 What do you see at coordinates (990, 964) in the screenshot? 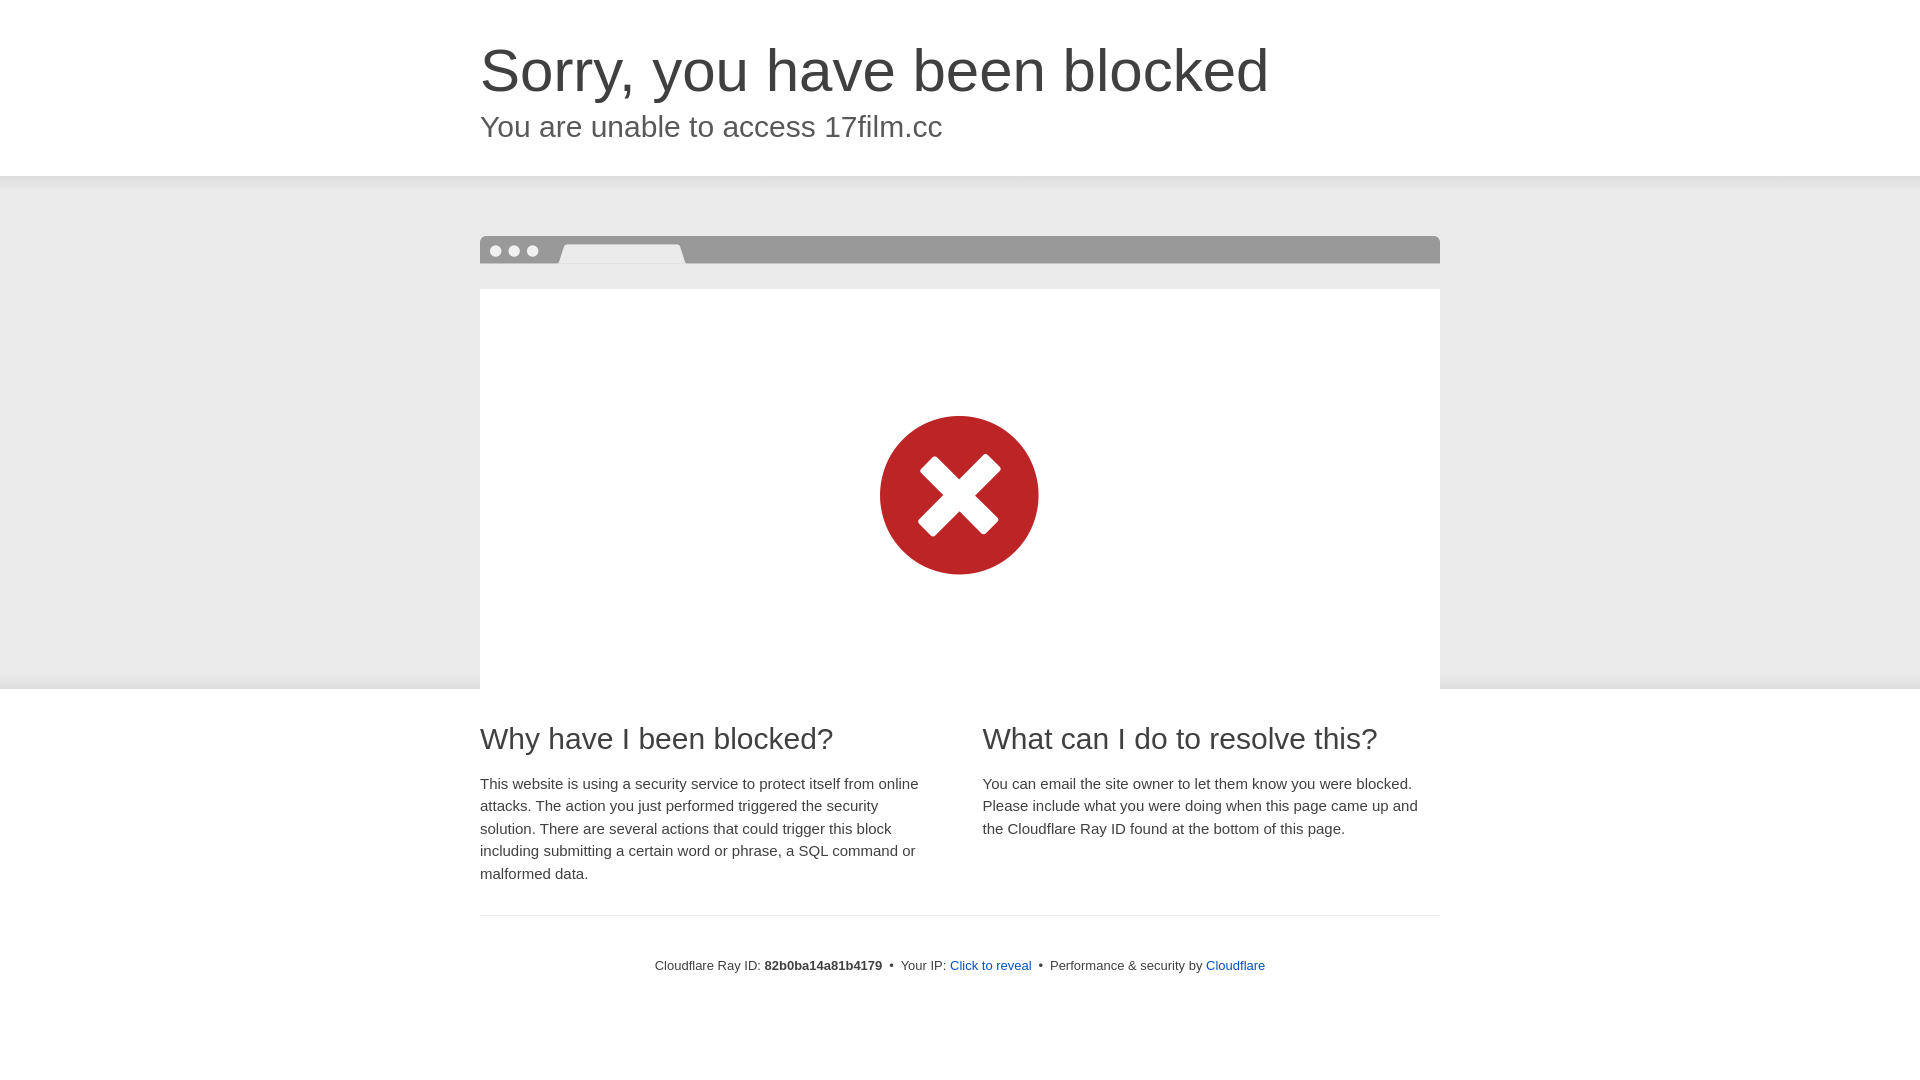
I see `'Click to reveal'` at bounding box center [990, 964].